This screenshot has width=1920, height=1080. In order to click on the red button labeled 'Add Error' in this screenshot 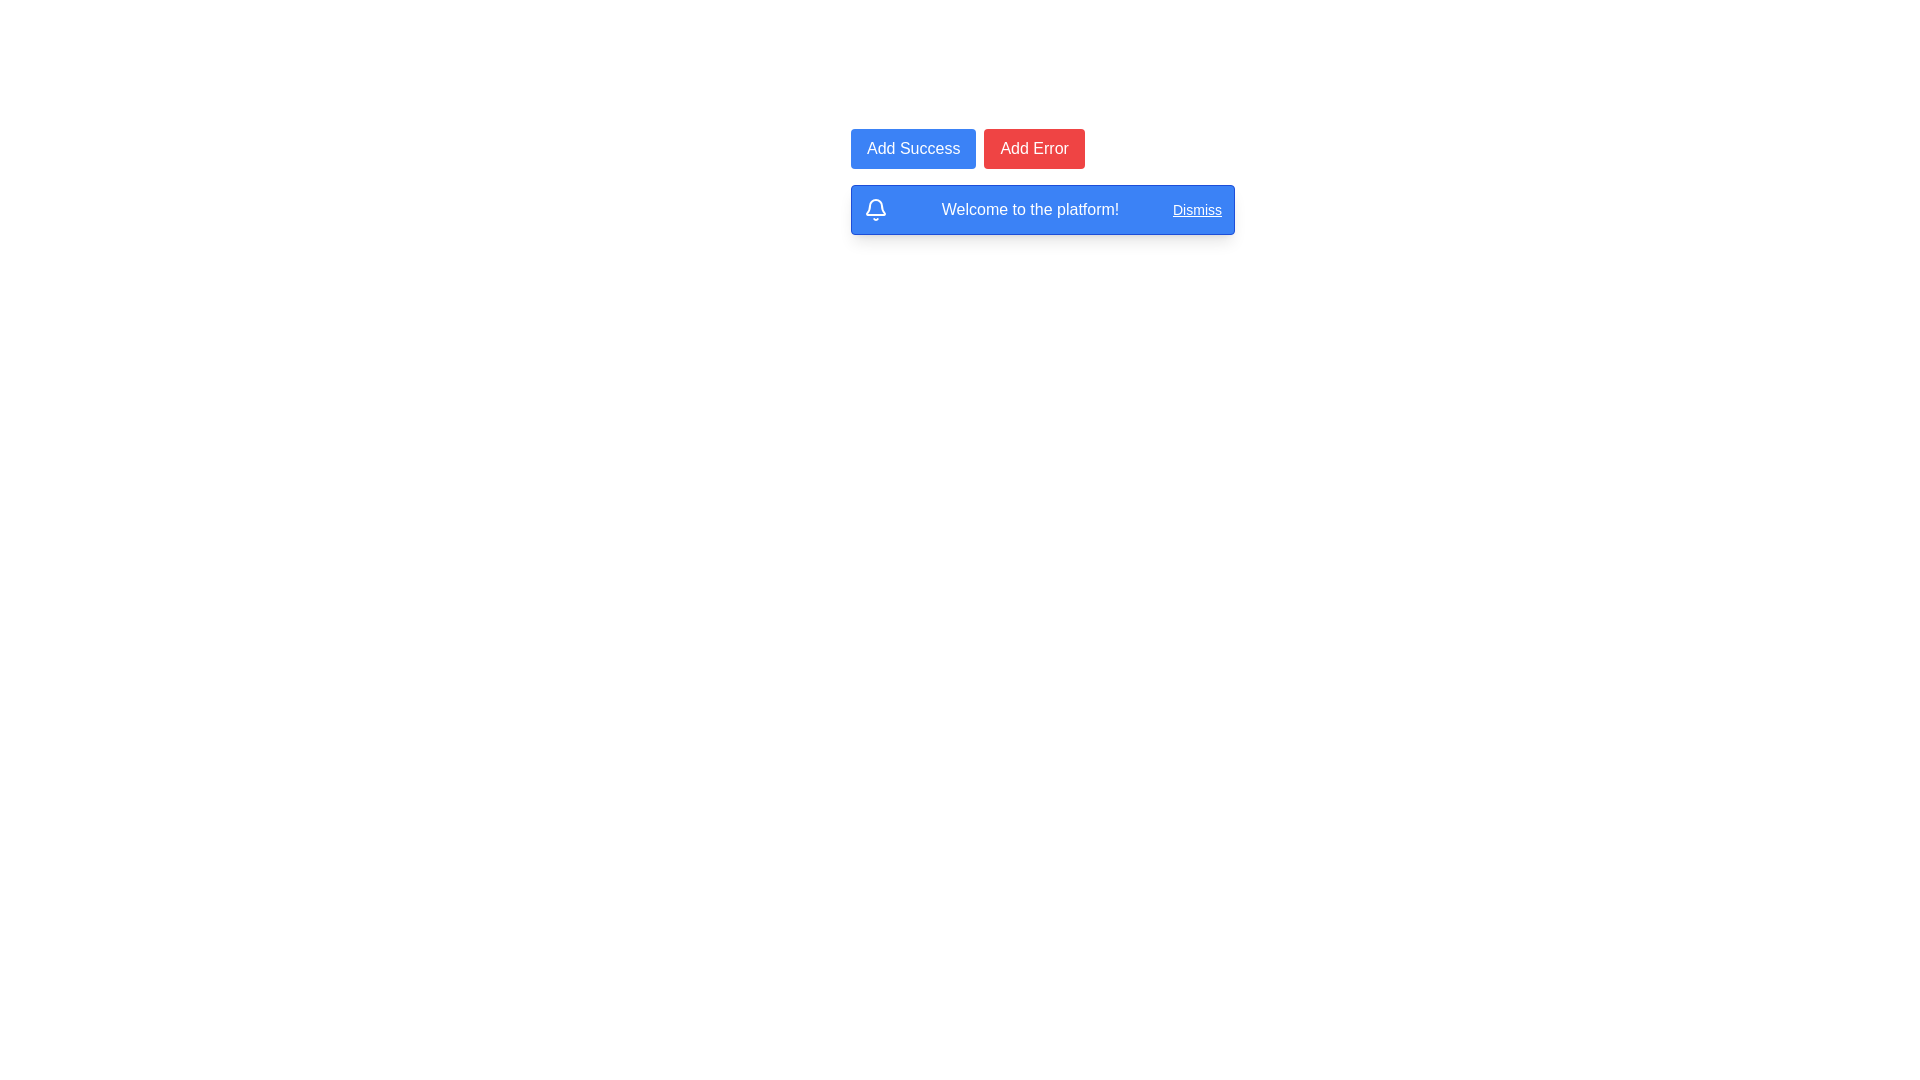, I will do `click(1034, 148)`.